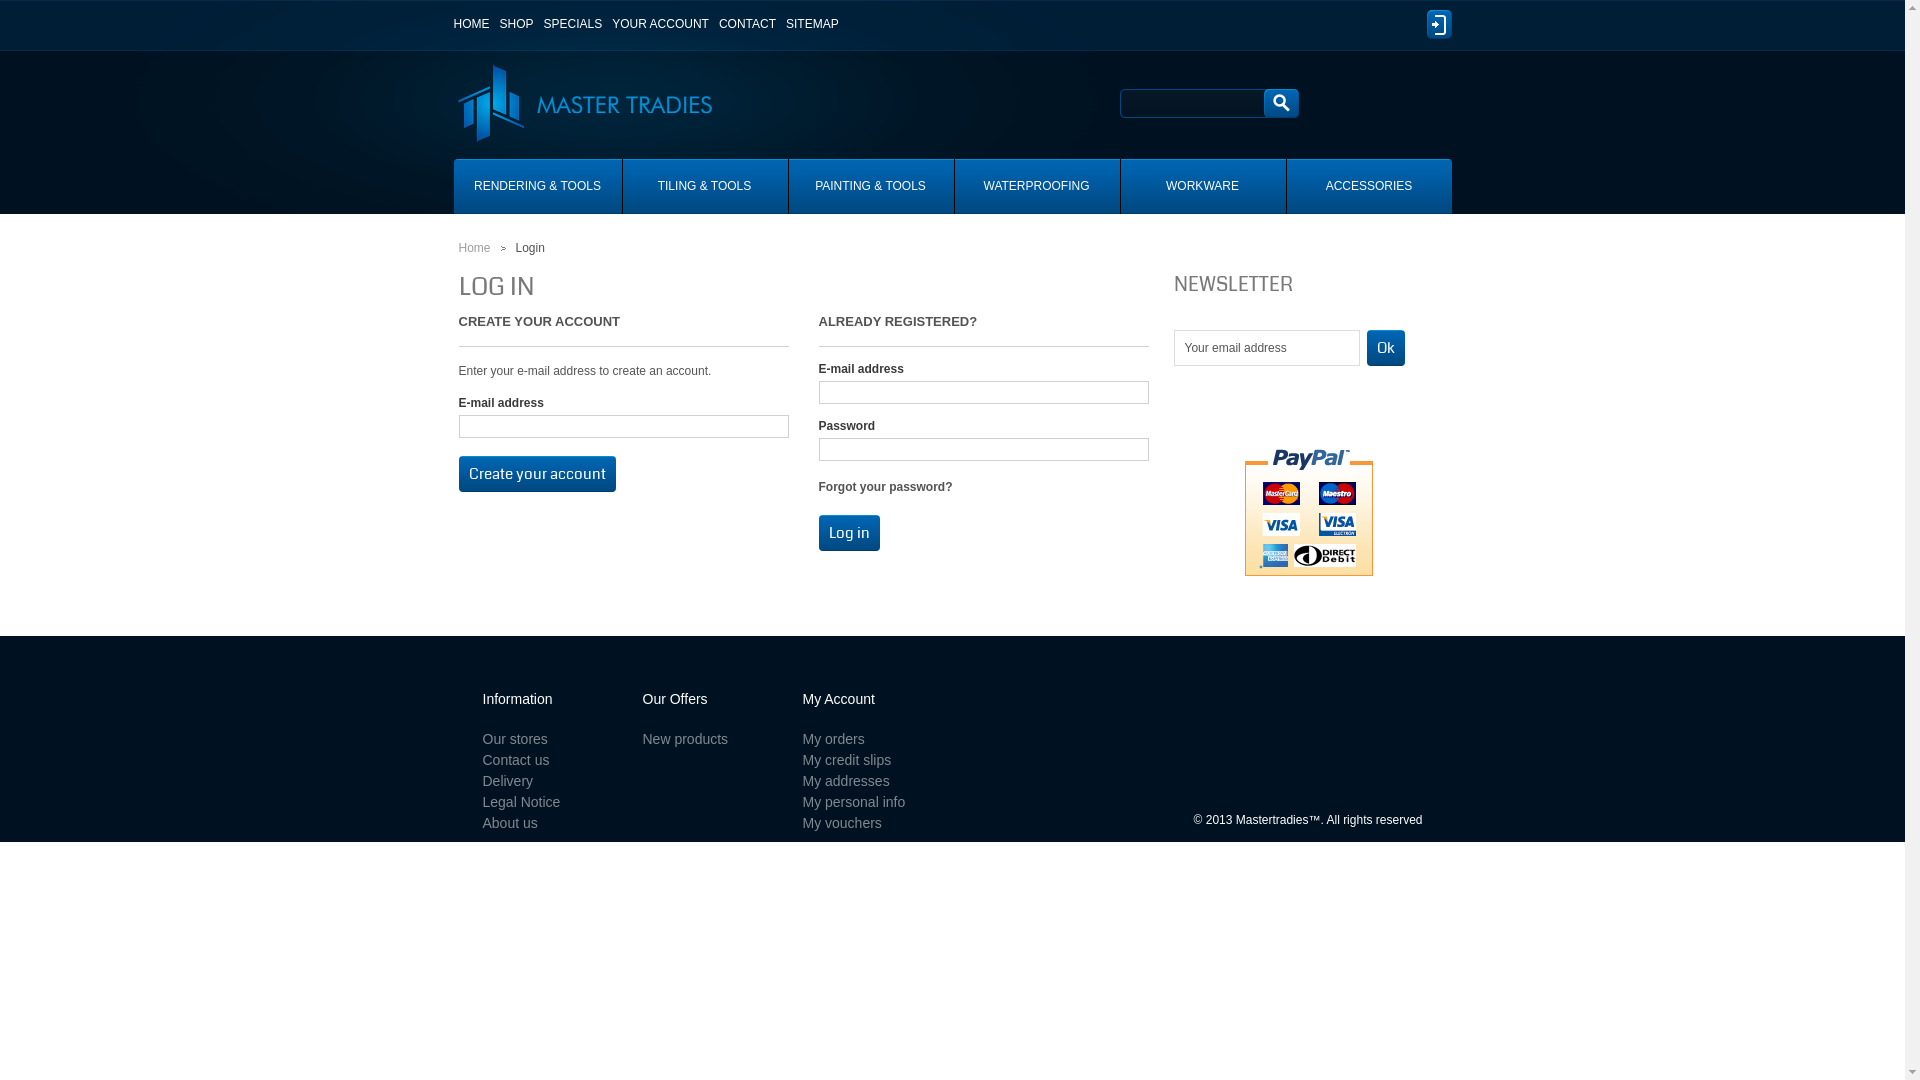 The height and width of the screenshot is (1080, 1920). Describe the element at coordinates (869, 186) in the screenshot. I see `'PAINTING & TOOLS'` at that location.